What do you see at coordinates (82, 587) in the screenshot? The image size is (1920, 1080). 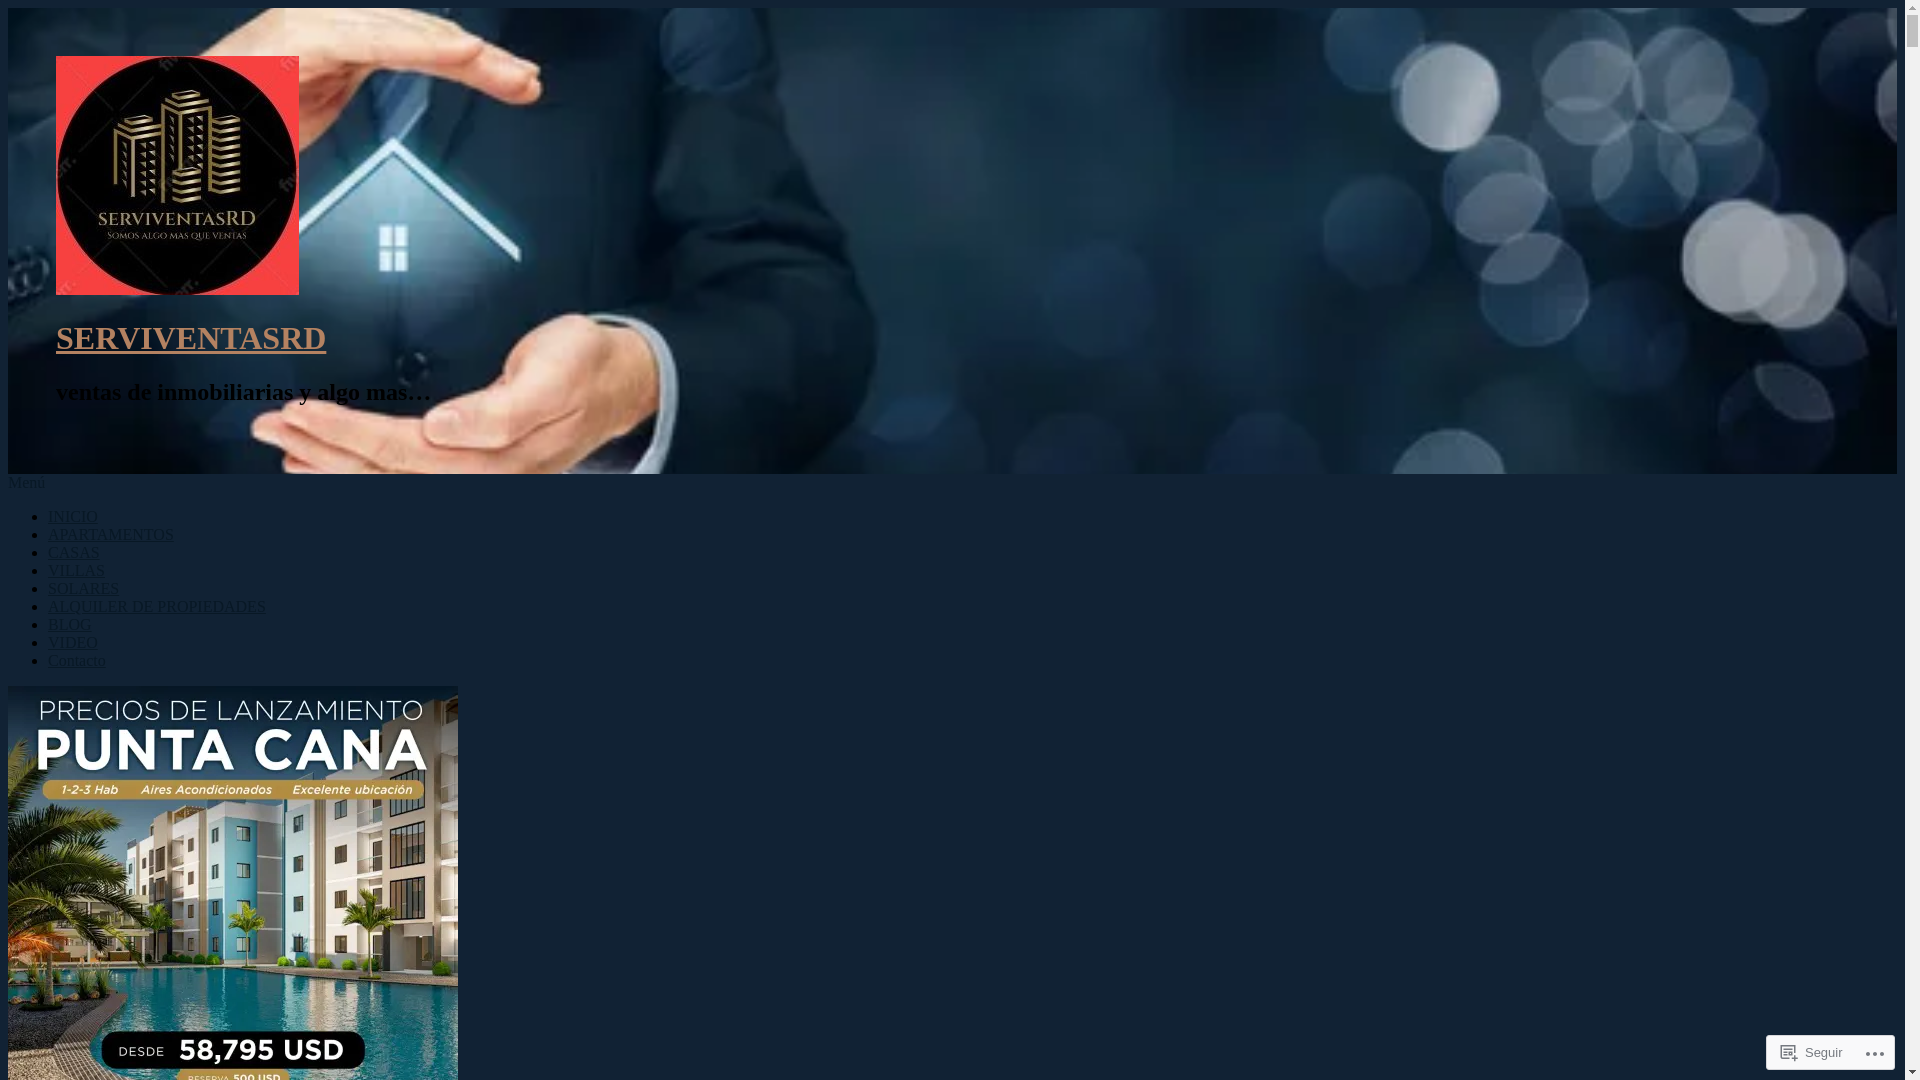 I see `'SOLARES'` at bounding box center [82, 587].